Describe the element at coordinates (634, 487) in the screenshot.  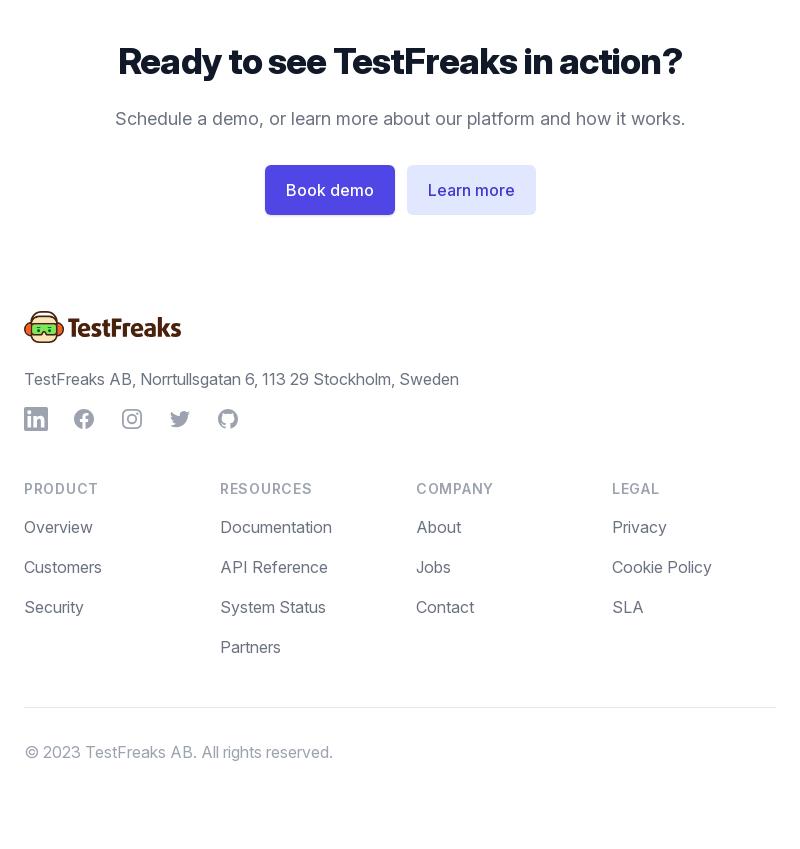
I see `'Legal'` at that location.